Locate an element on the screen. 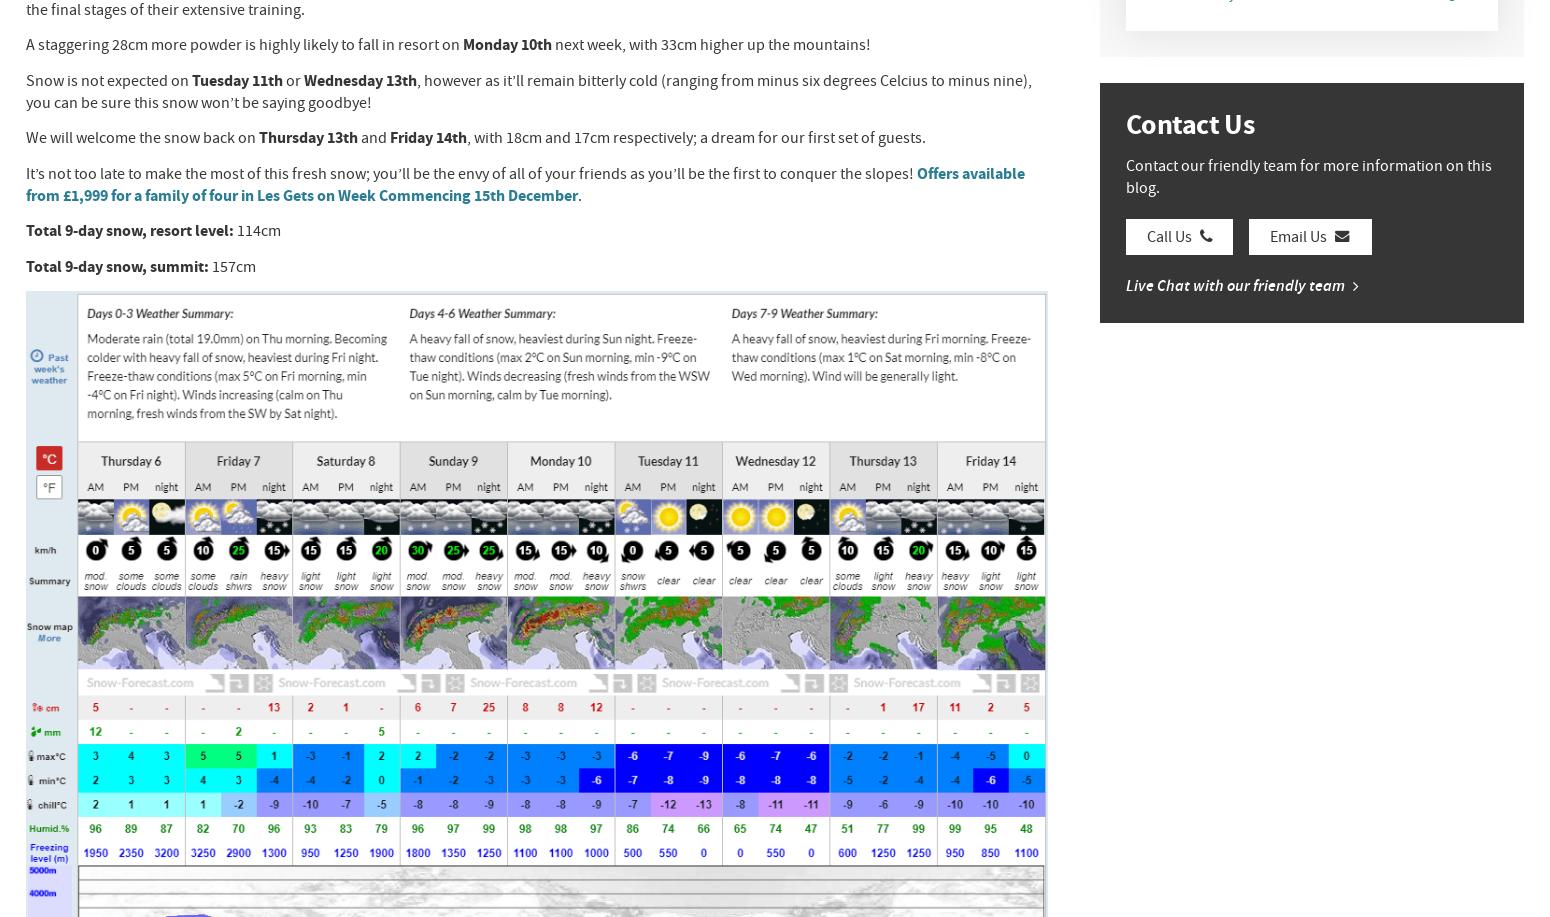  'Tuesday 11th' is located at coordinates (236, 78).